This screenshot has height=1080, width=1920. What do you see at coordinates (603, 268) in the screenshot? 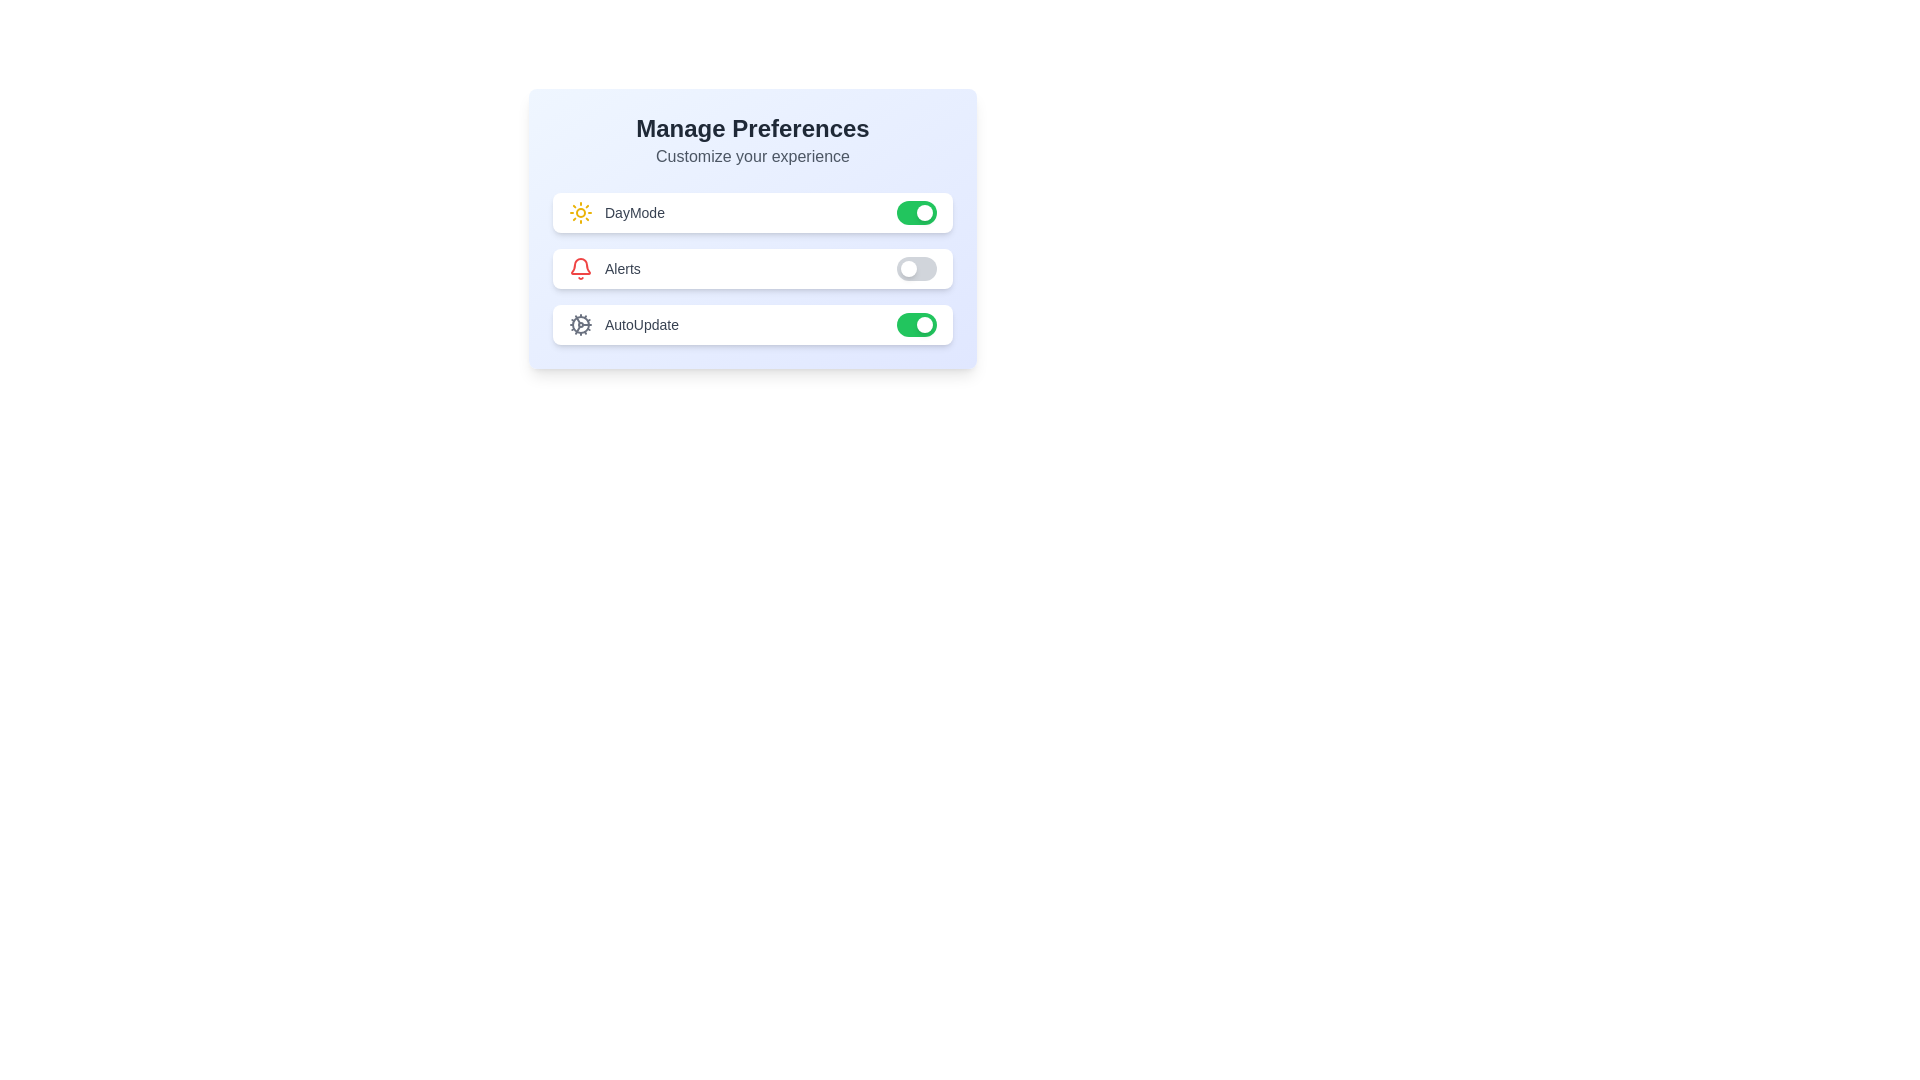
I see `the Label with icon element that features a red bell icon and the text 'alerts', positioned below the 'DayMode' toggle and above the 'AutoUpdate' toggle` at bounding box center [603, 268].